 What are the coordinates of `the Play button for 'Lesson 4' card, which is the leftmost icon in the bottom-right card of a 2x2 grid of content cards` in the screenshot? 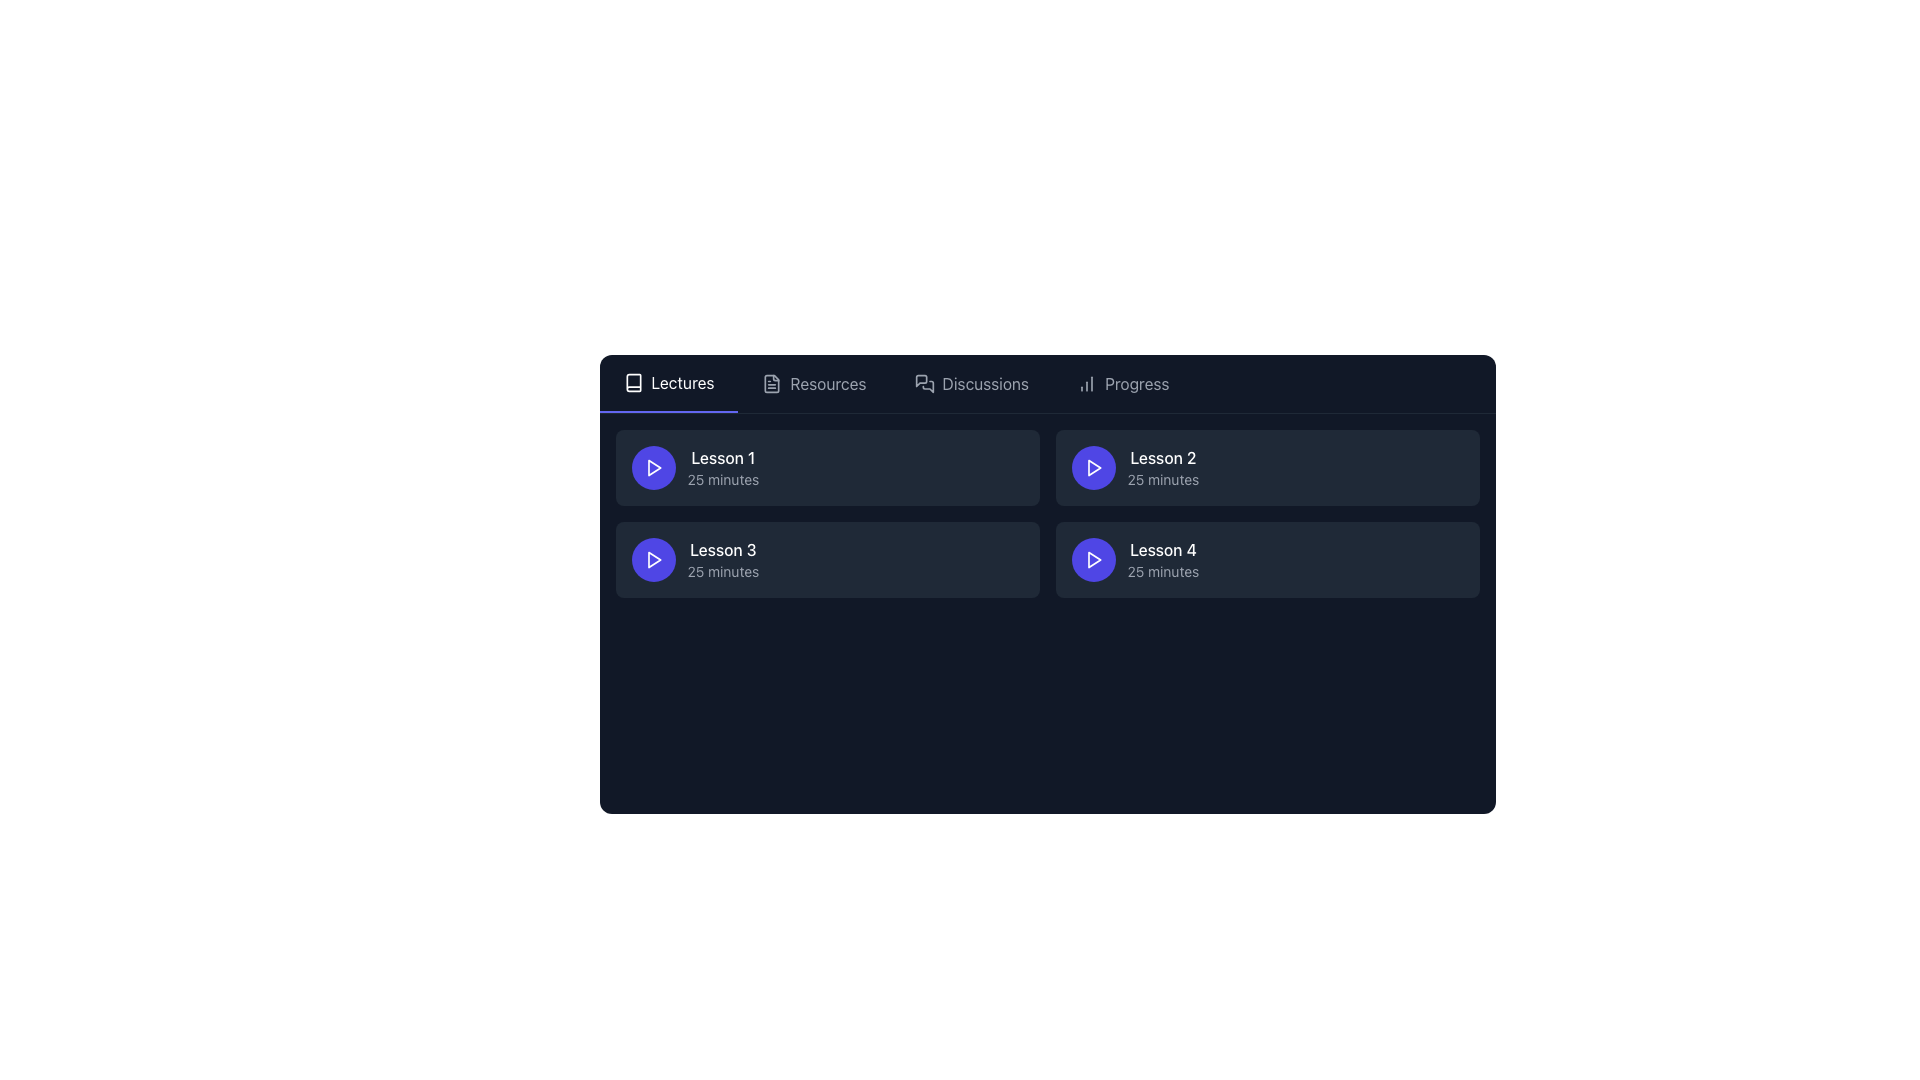 It's located at (1092, 559).